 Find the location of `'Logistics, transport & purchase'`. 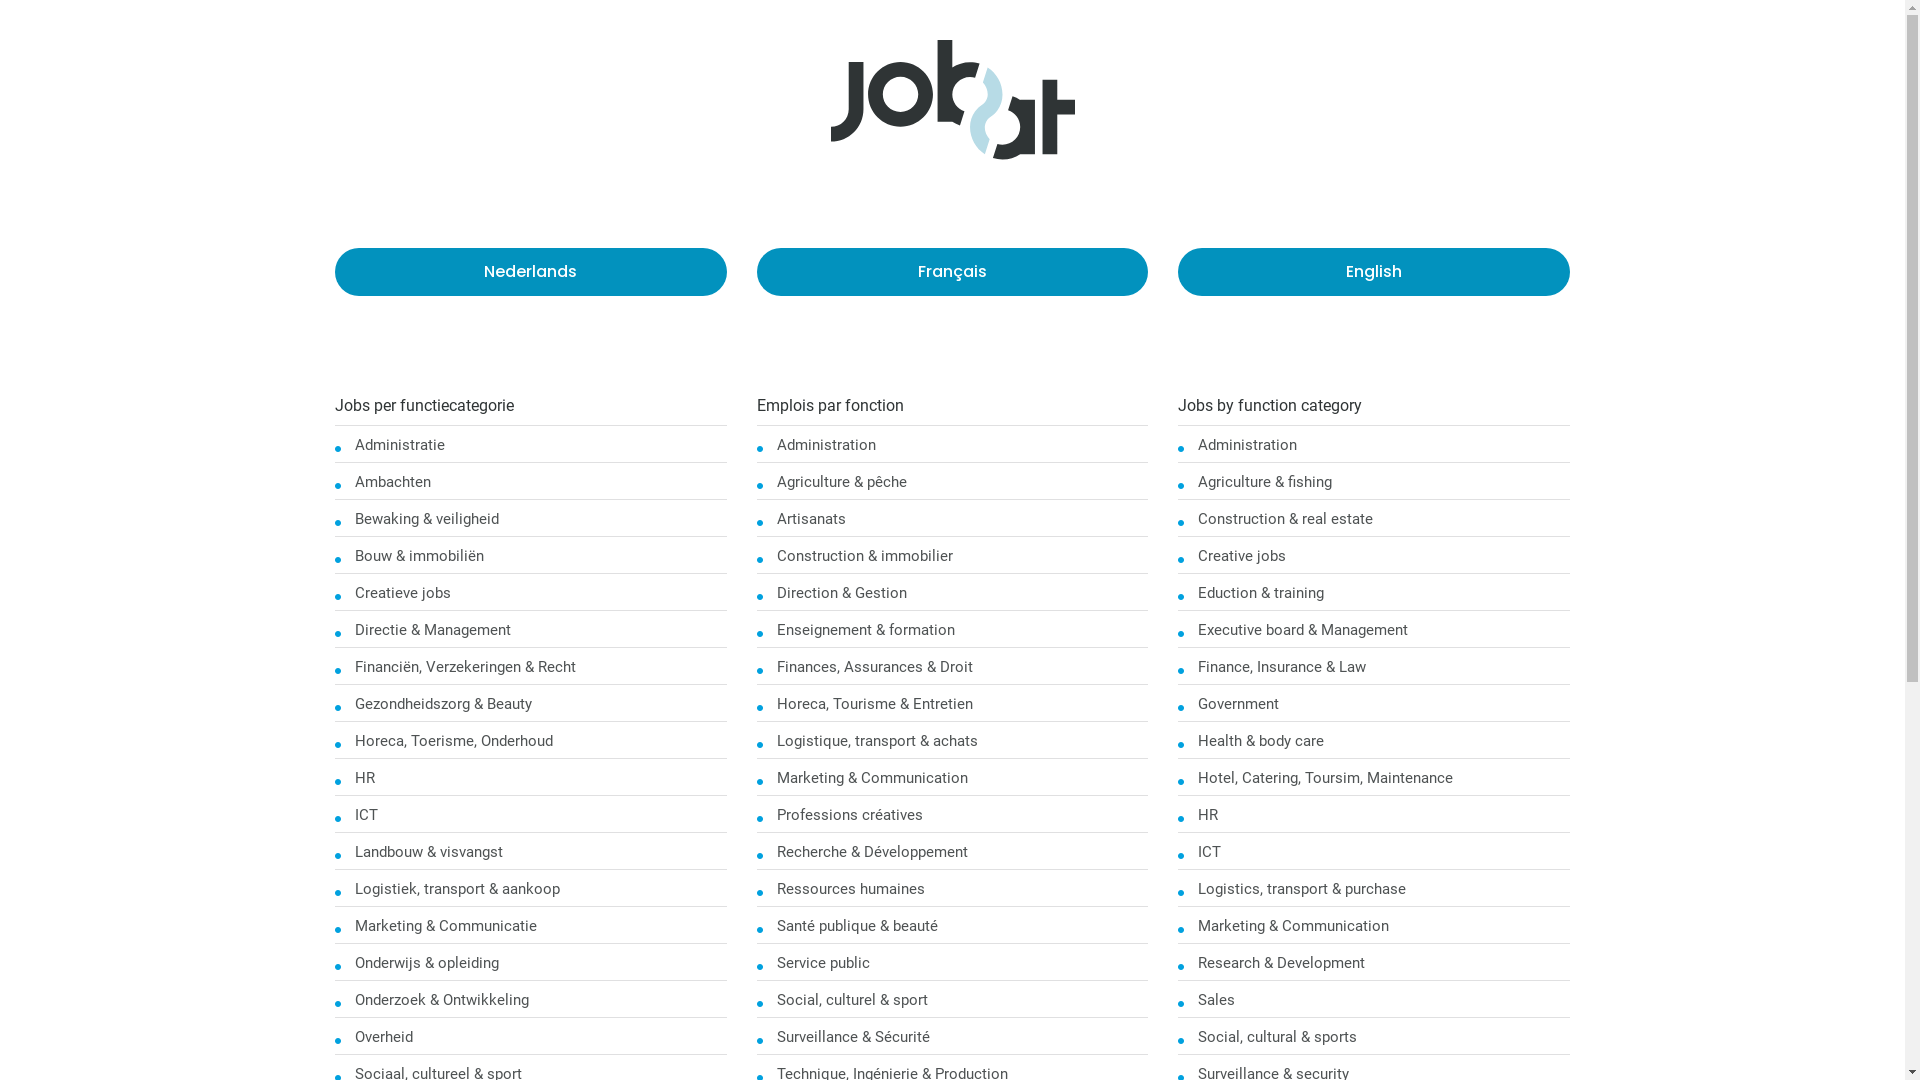

'Logistics, transport & purchase' is located at coordinates (1301, 887).